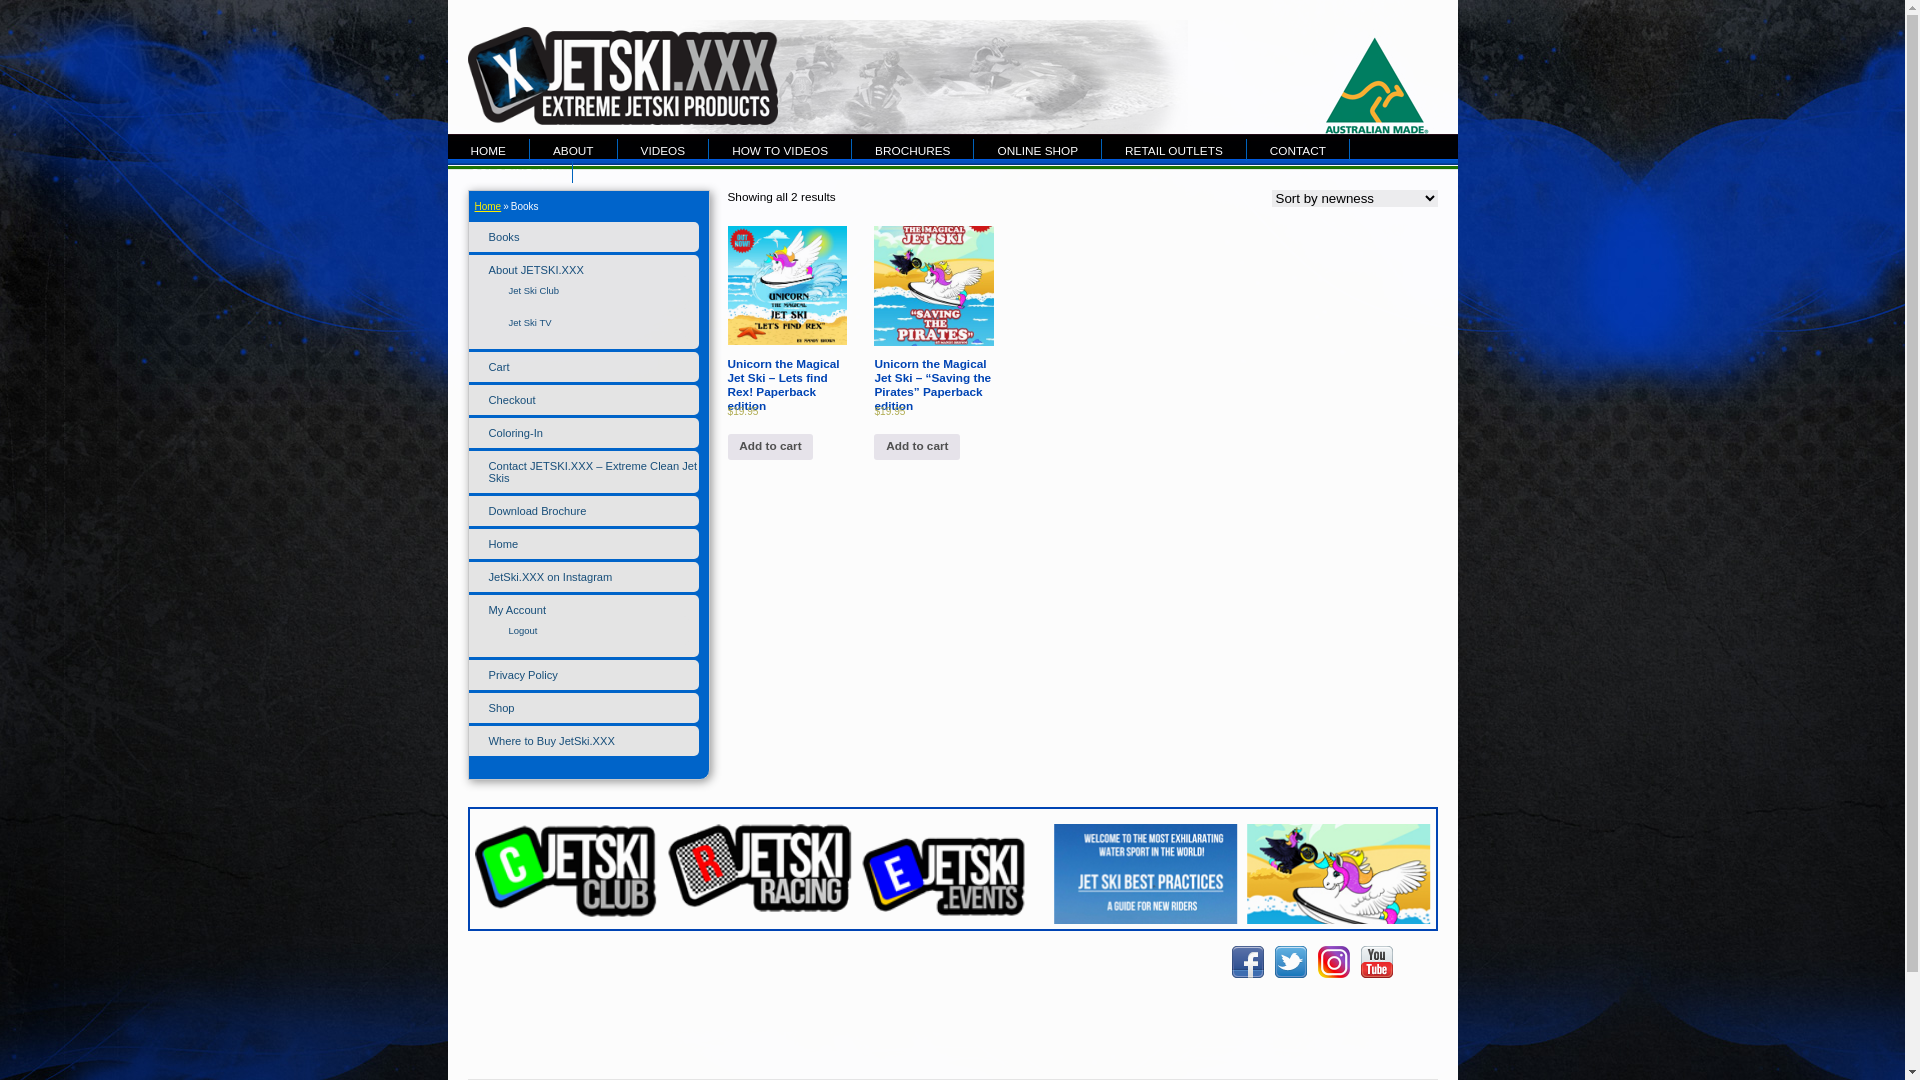 The image size is (1920, 1080). Describe the element at coordinates (529, 321) in the screenshot. I see `'Jet Ski TV'` at that location.